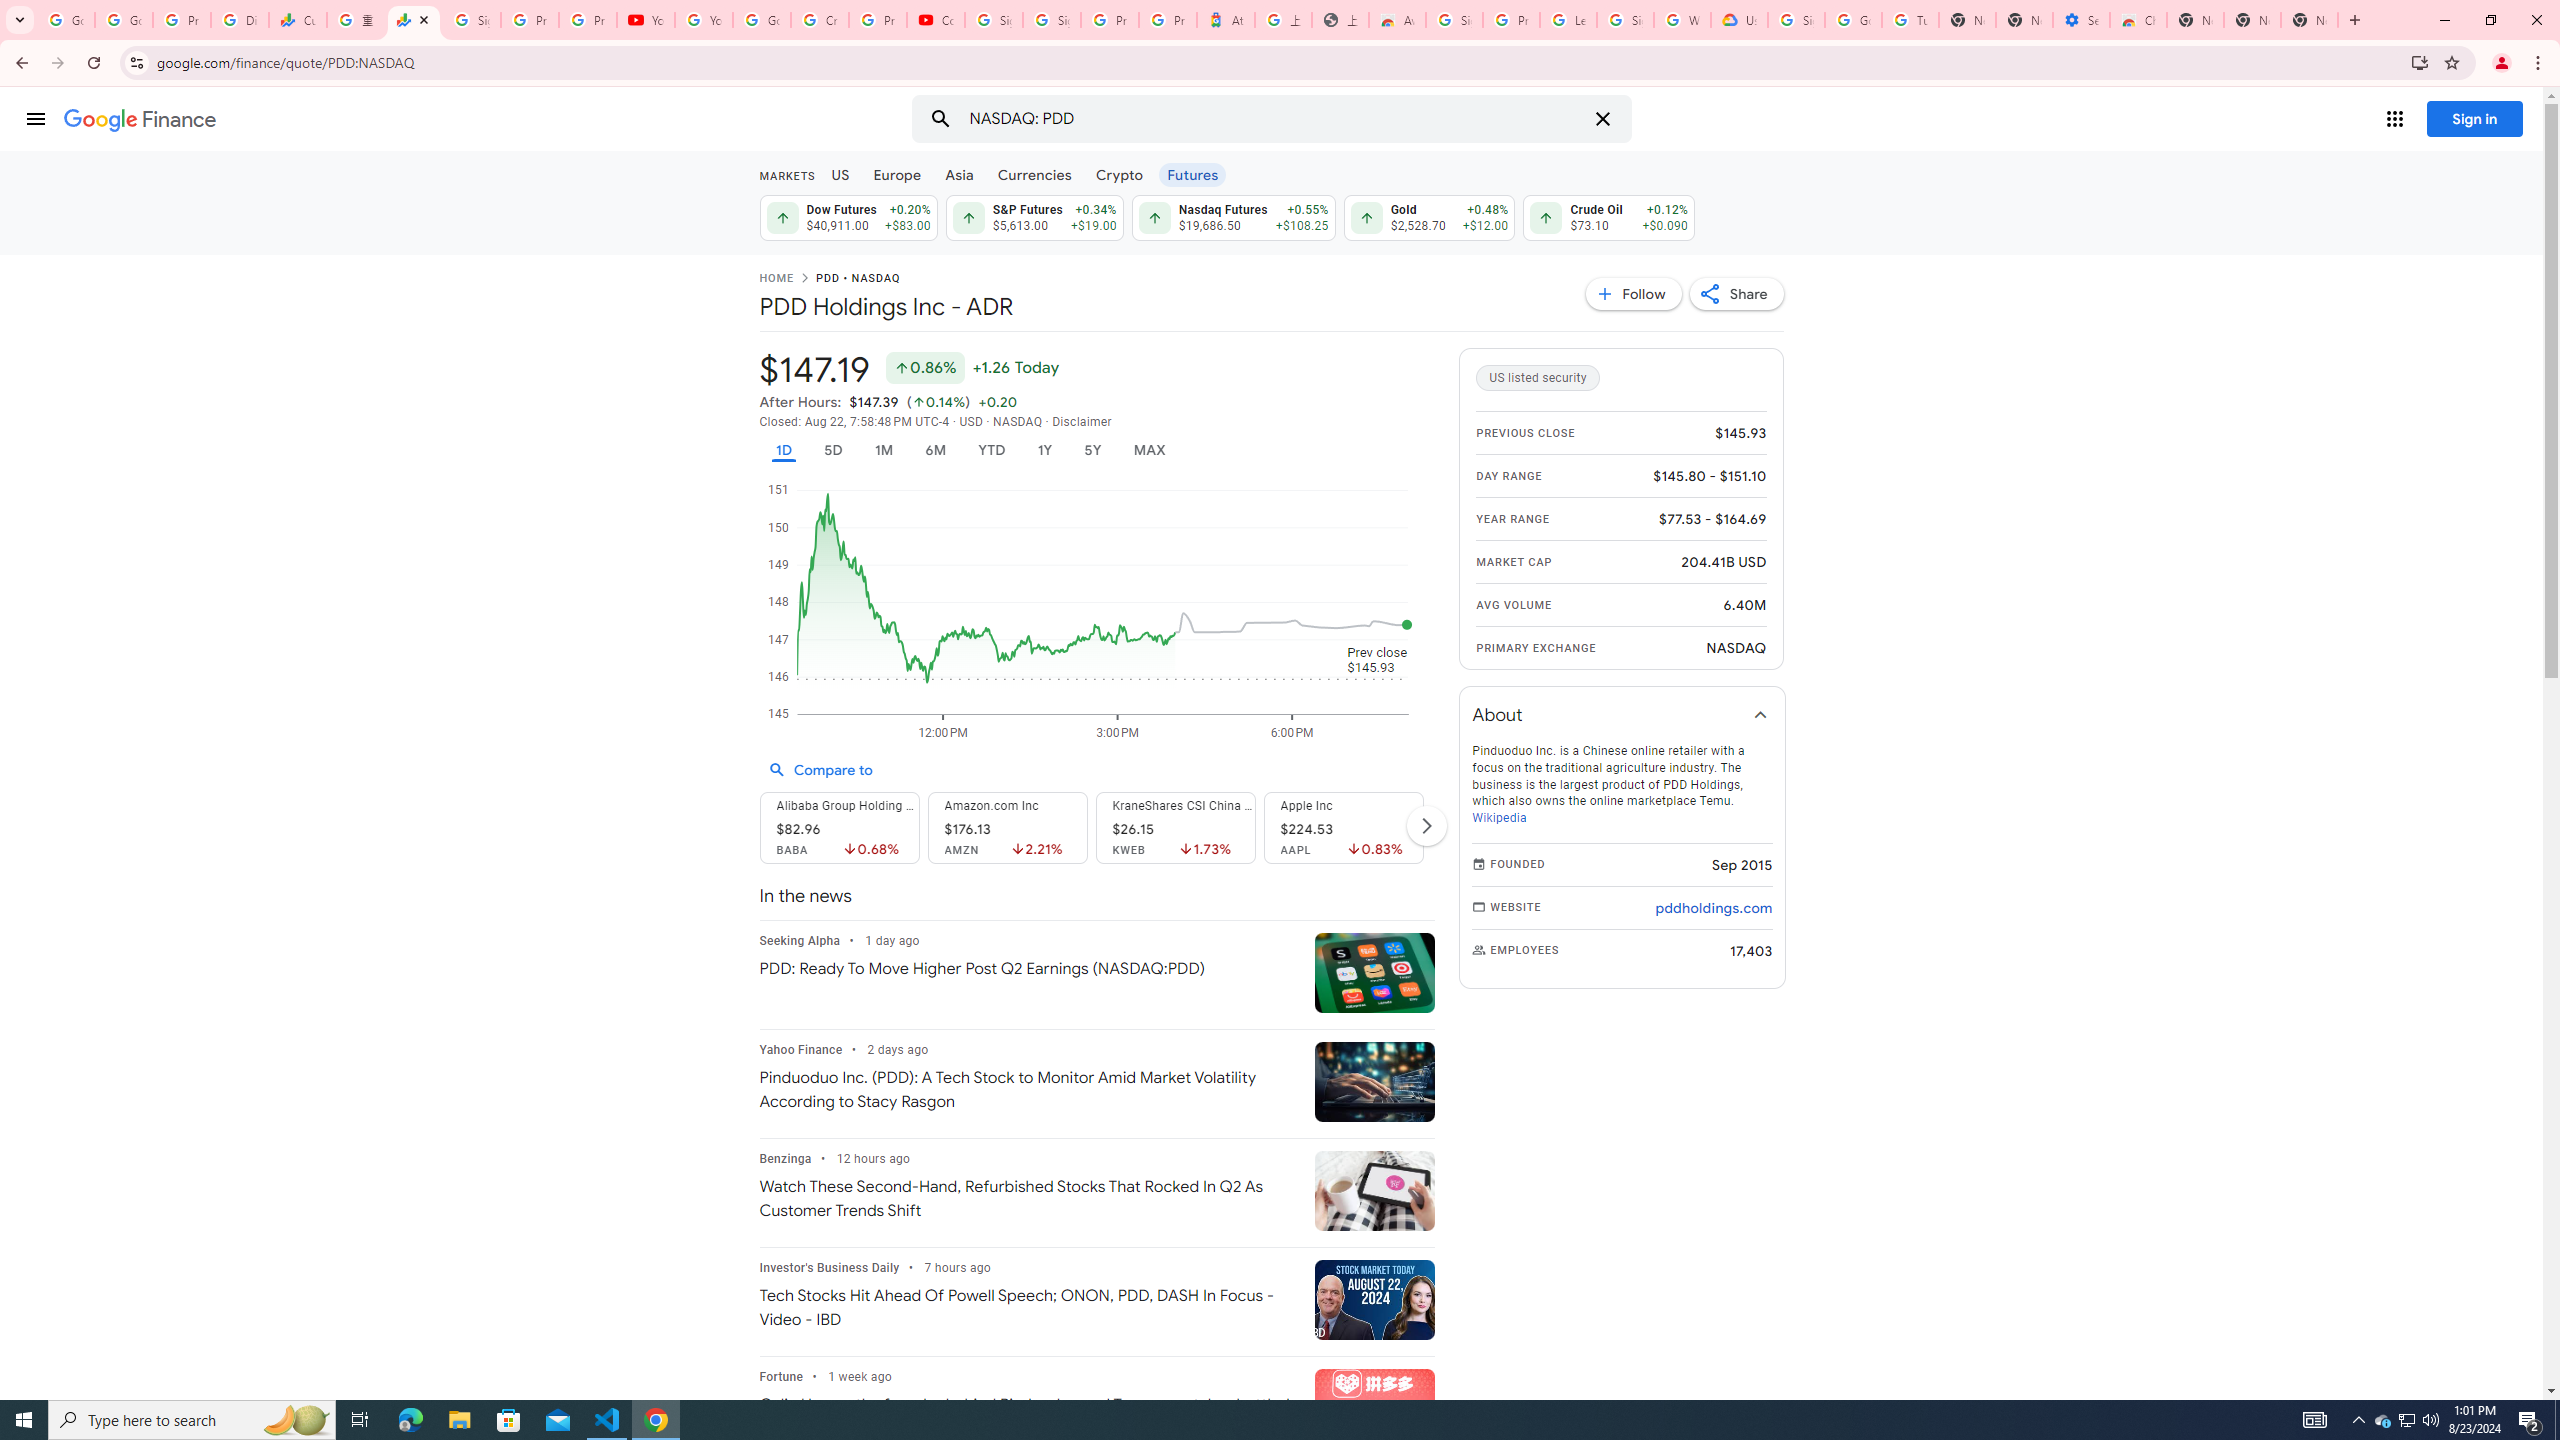 The width and height of the screenshot is (2560, 1440). What do you see at coordinates (1149, 449) in the screenshot?
I see `'MAX'` at bounding box center [1149, 449].